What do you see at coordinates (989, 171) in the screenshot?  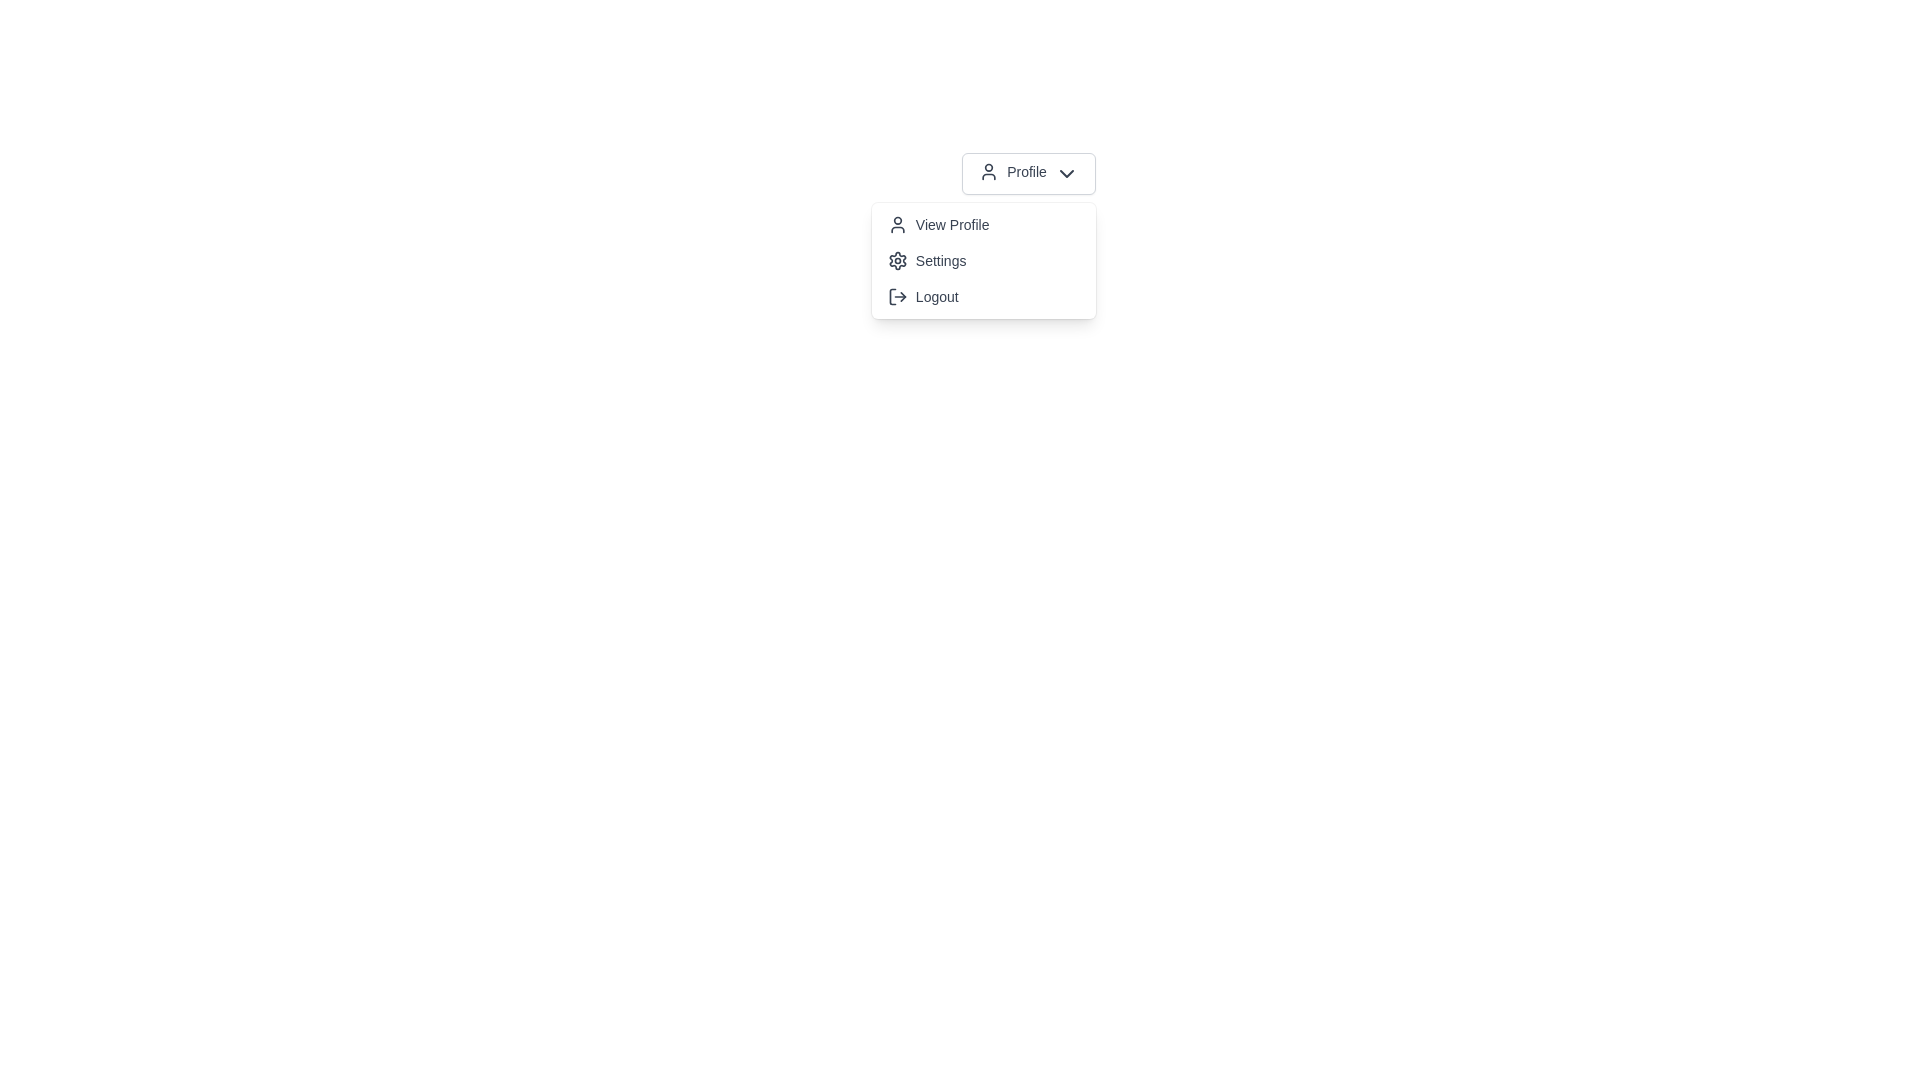 I see `the user's profile icon, which is a circular head with a semi-circular body, located to the left of the text 'Profile' in the dropdown menu` at bounding box center [989, 171].